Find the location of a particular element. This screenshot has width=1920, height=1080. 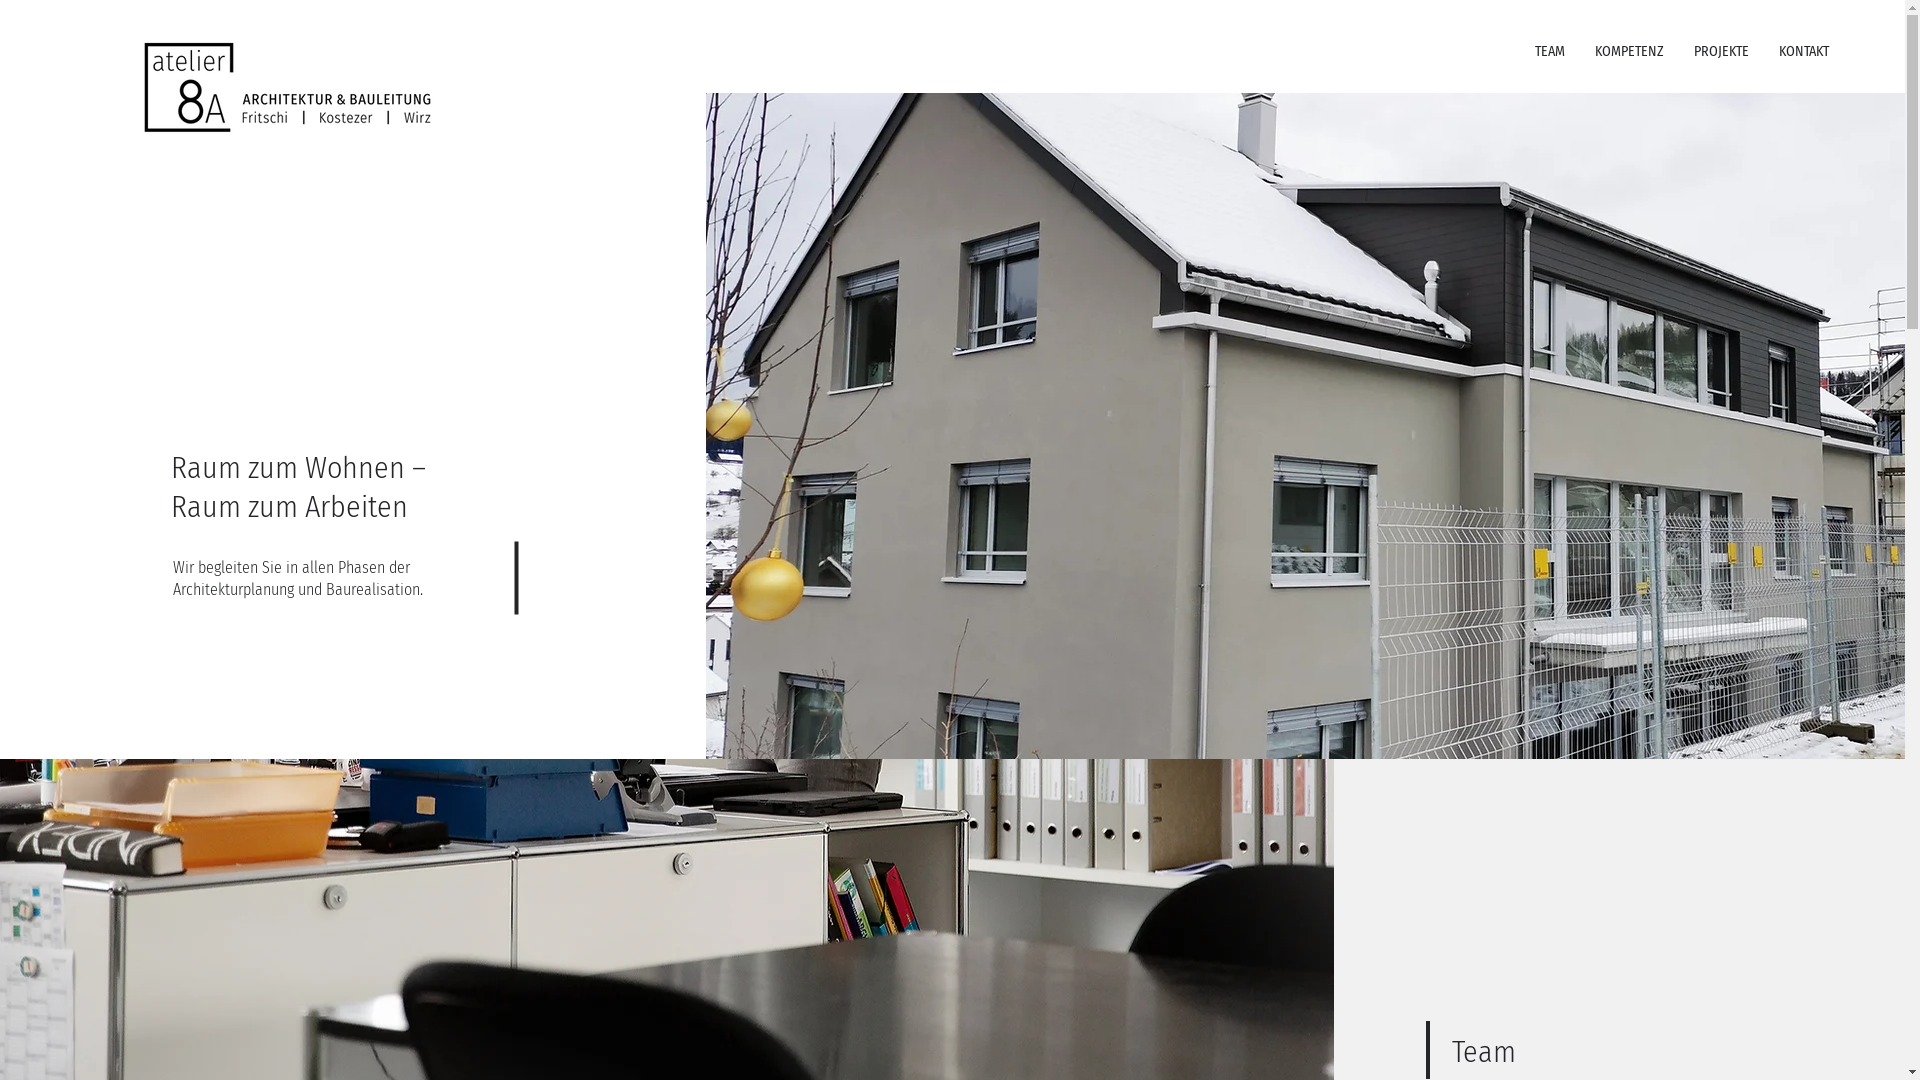

'KONTAKT' is located at coordinates (1804, 50).